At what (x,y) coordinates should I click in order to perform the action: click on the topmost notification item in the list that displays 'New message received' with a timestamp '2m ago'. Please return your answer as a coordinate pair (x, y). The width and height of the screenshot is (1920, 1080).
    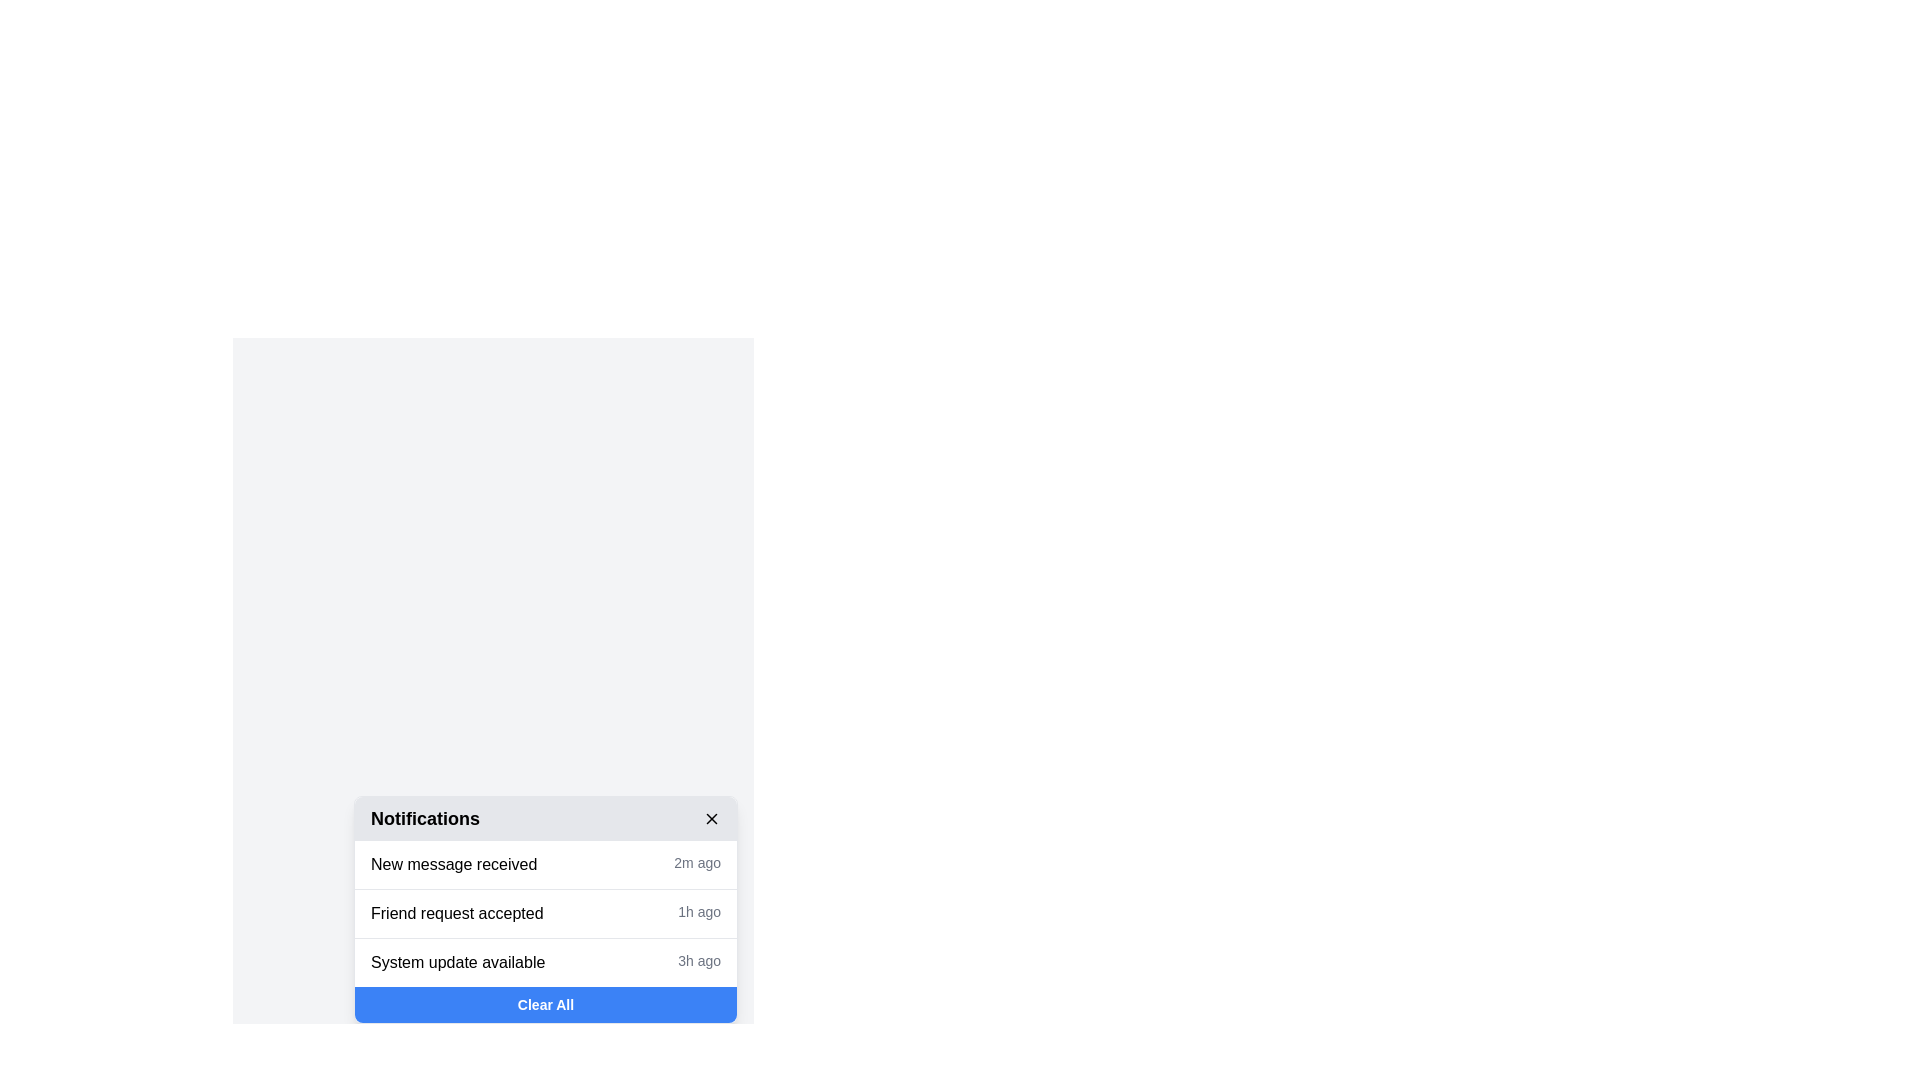
    Looking at the image, I should click on (546, 863).